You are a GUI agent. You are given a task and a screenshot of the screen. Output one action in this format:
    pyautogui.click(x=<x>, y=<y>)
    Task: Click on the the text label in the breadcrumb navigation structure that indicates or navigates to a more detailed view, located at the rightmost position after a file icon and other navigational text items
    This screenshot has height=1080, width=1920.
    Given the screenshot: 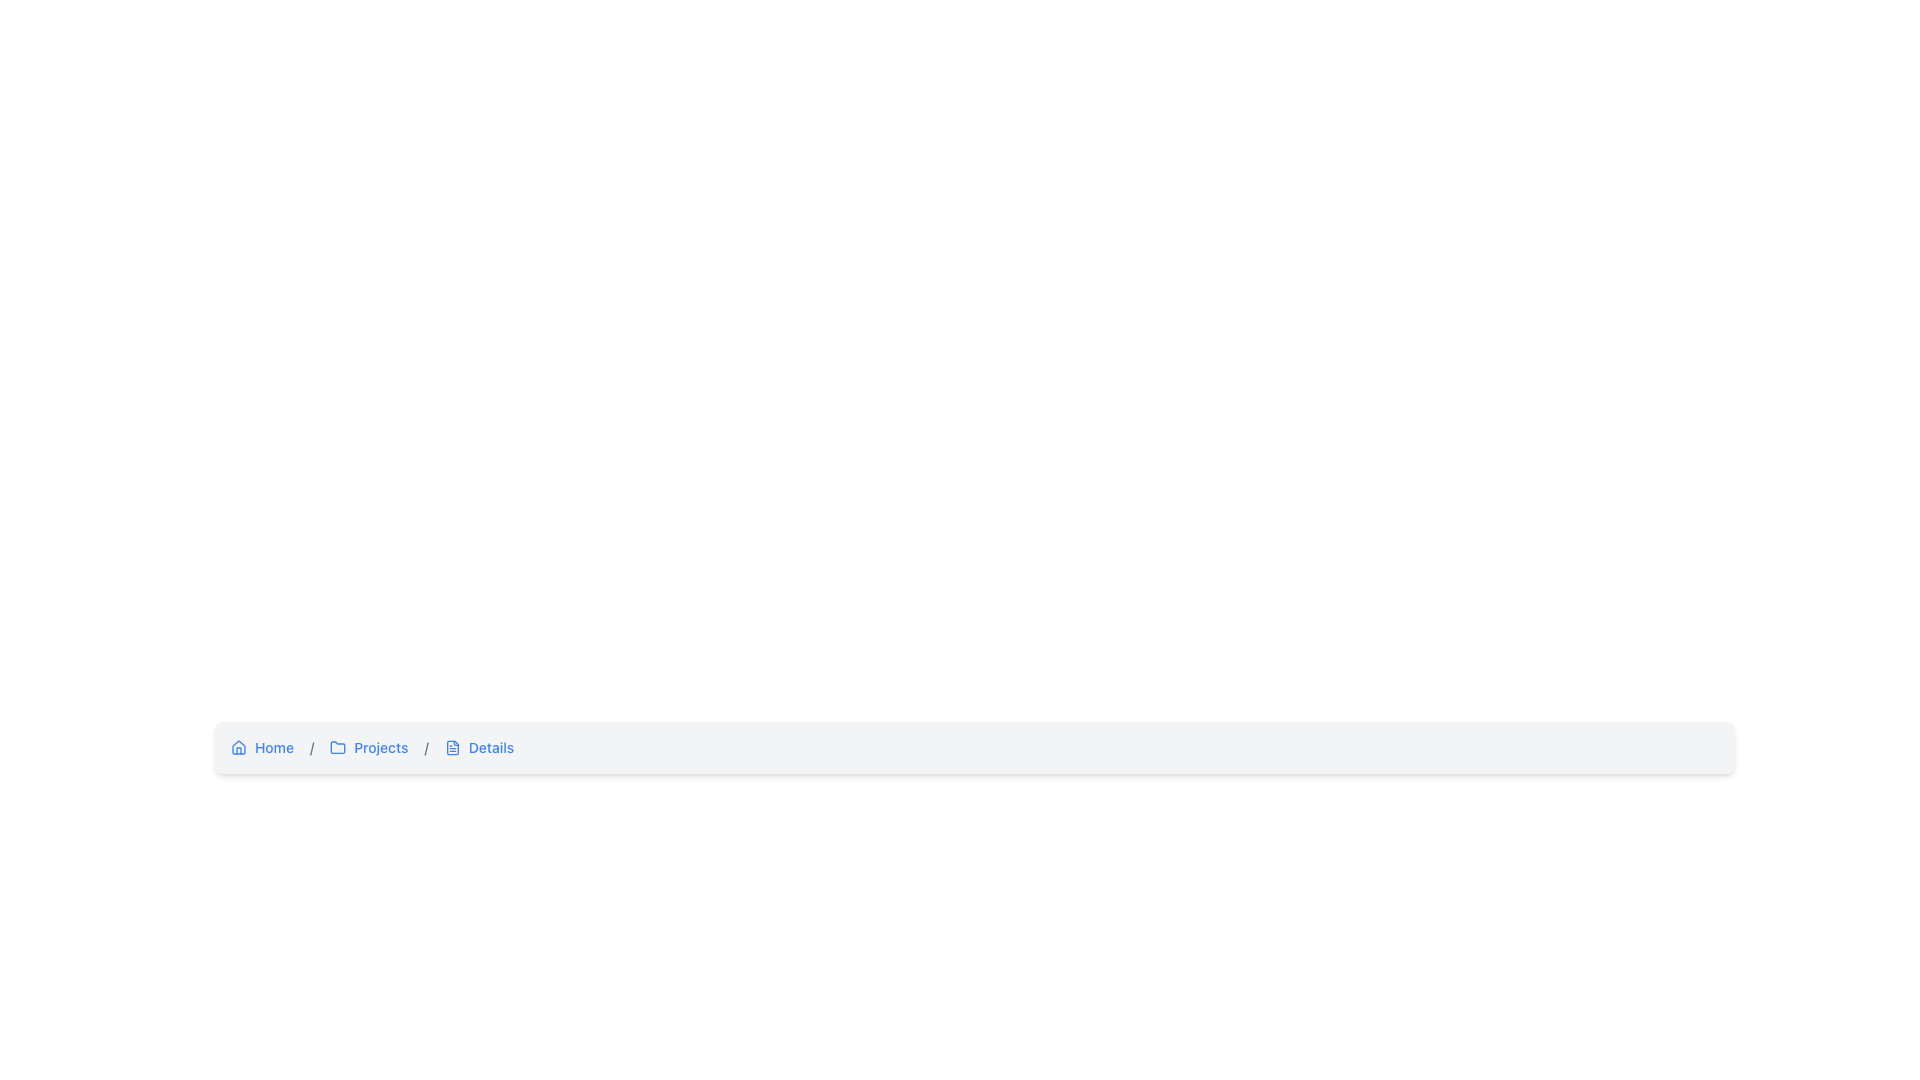 What is the action you would take?
    pyautogui.click(x=491, y=748)
    